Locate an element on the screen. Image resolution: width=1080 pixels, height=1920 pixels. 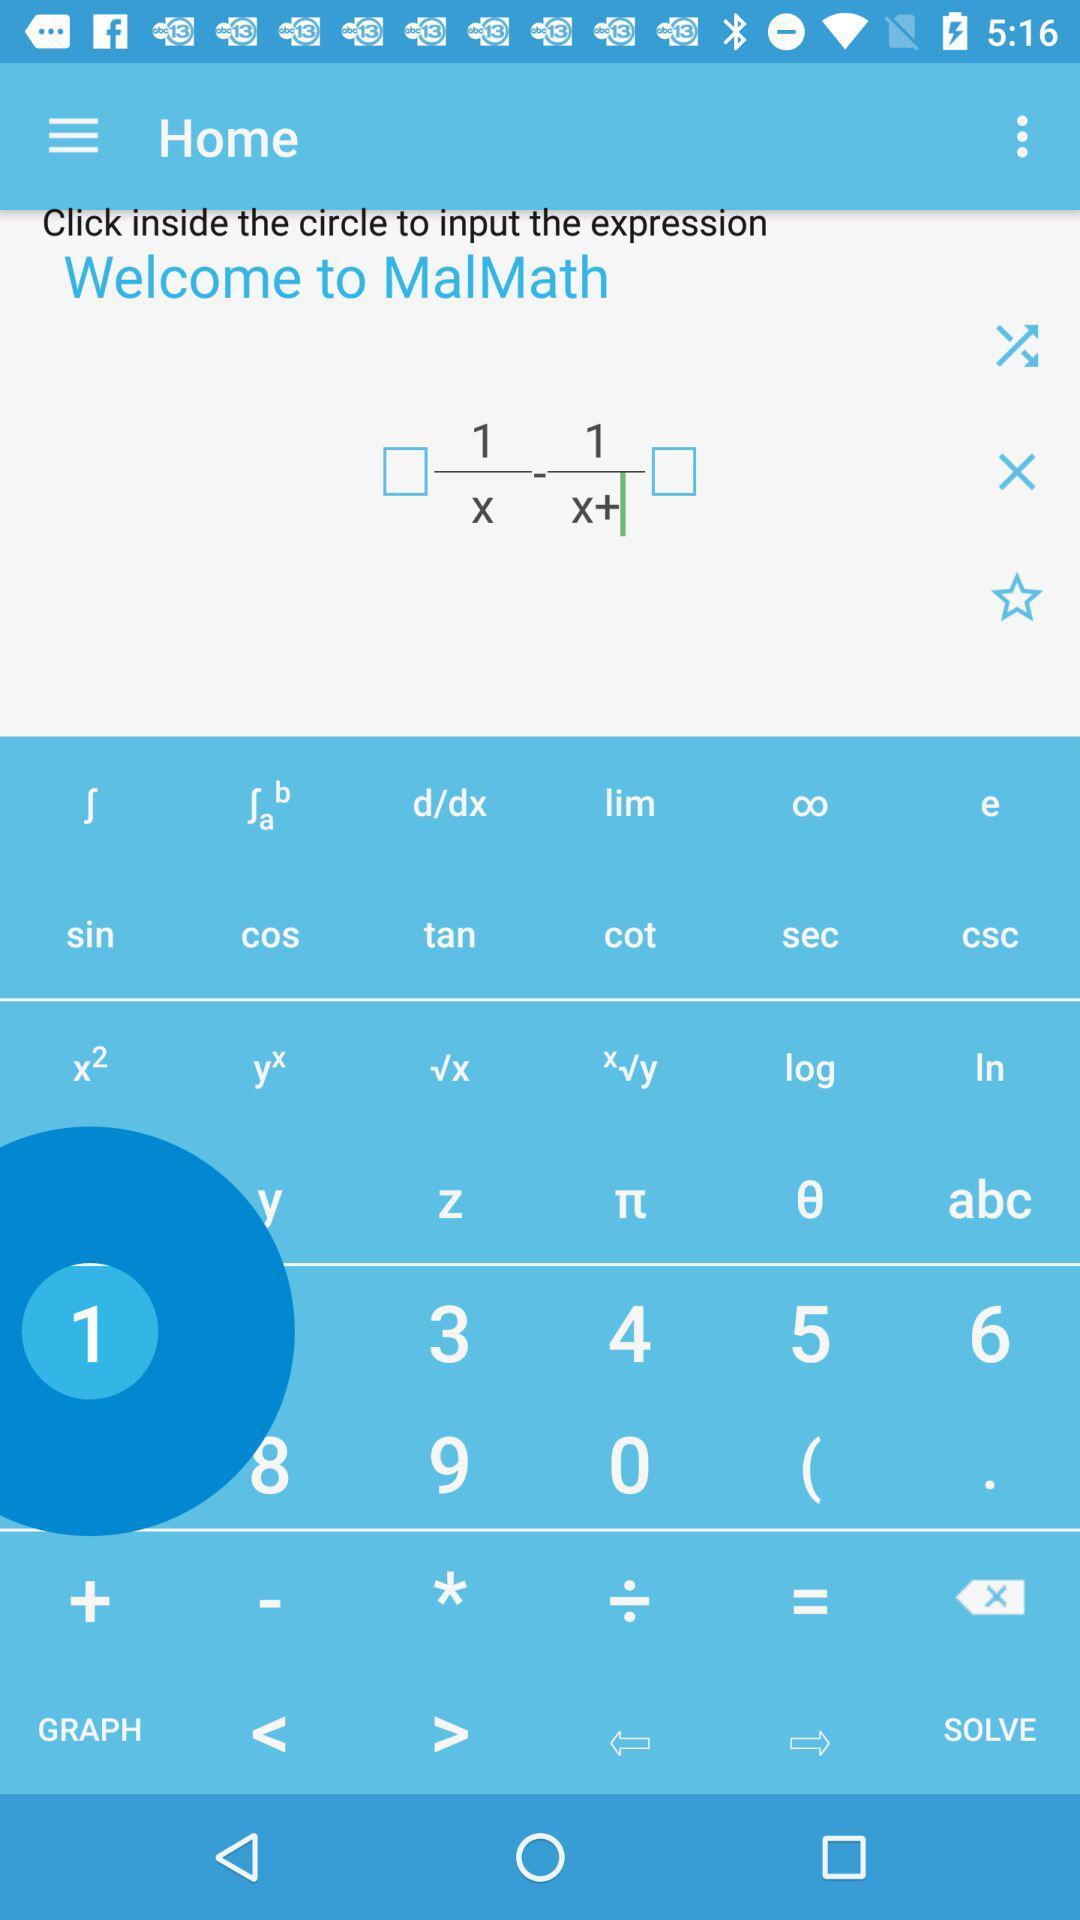
formula is located at coordinates (405, 470).